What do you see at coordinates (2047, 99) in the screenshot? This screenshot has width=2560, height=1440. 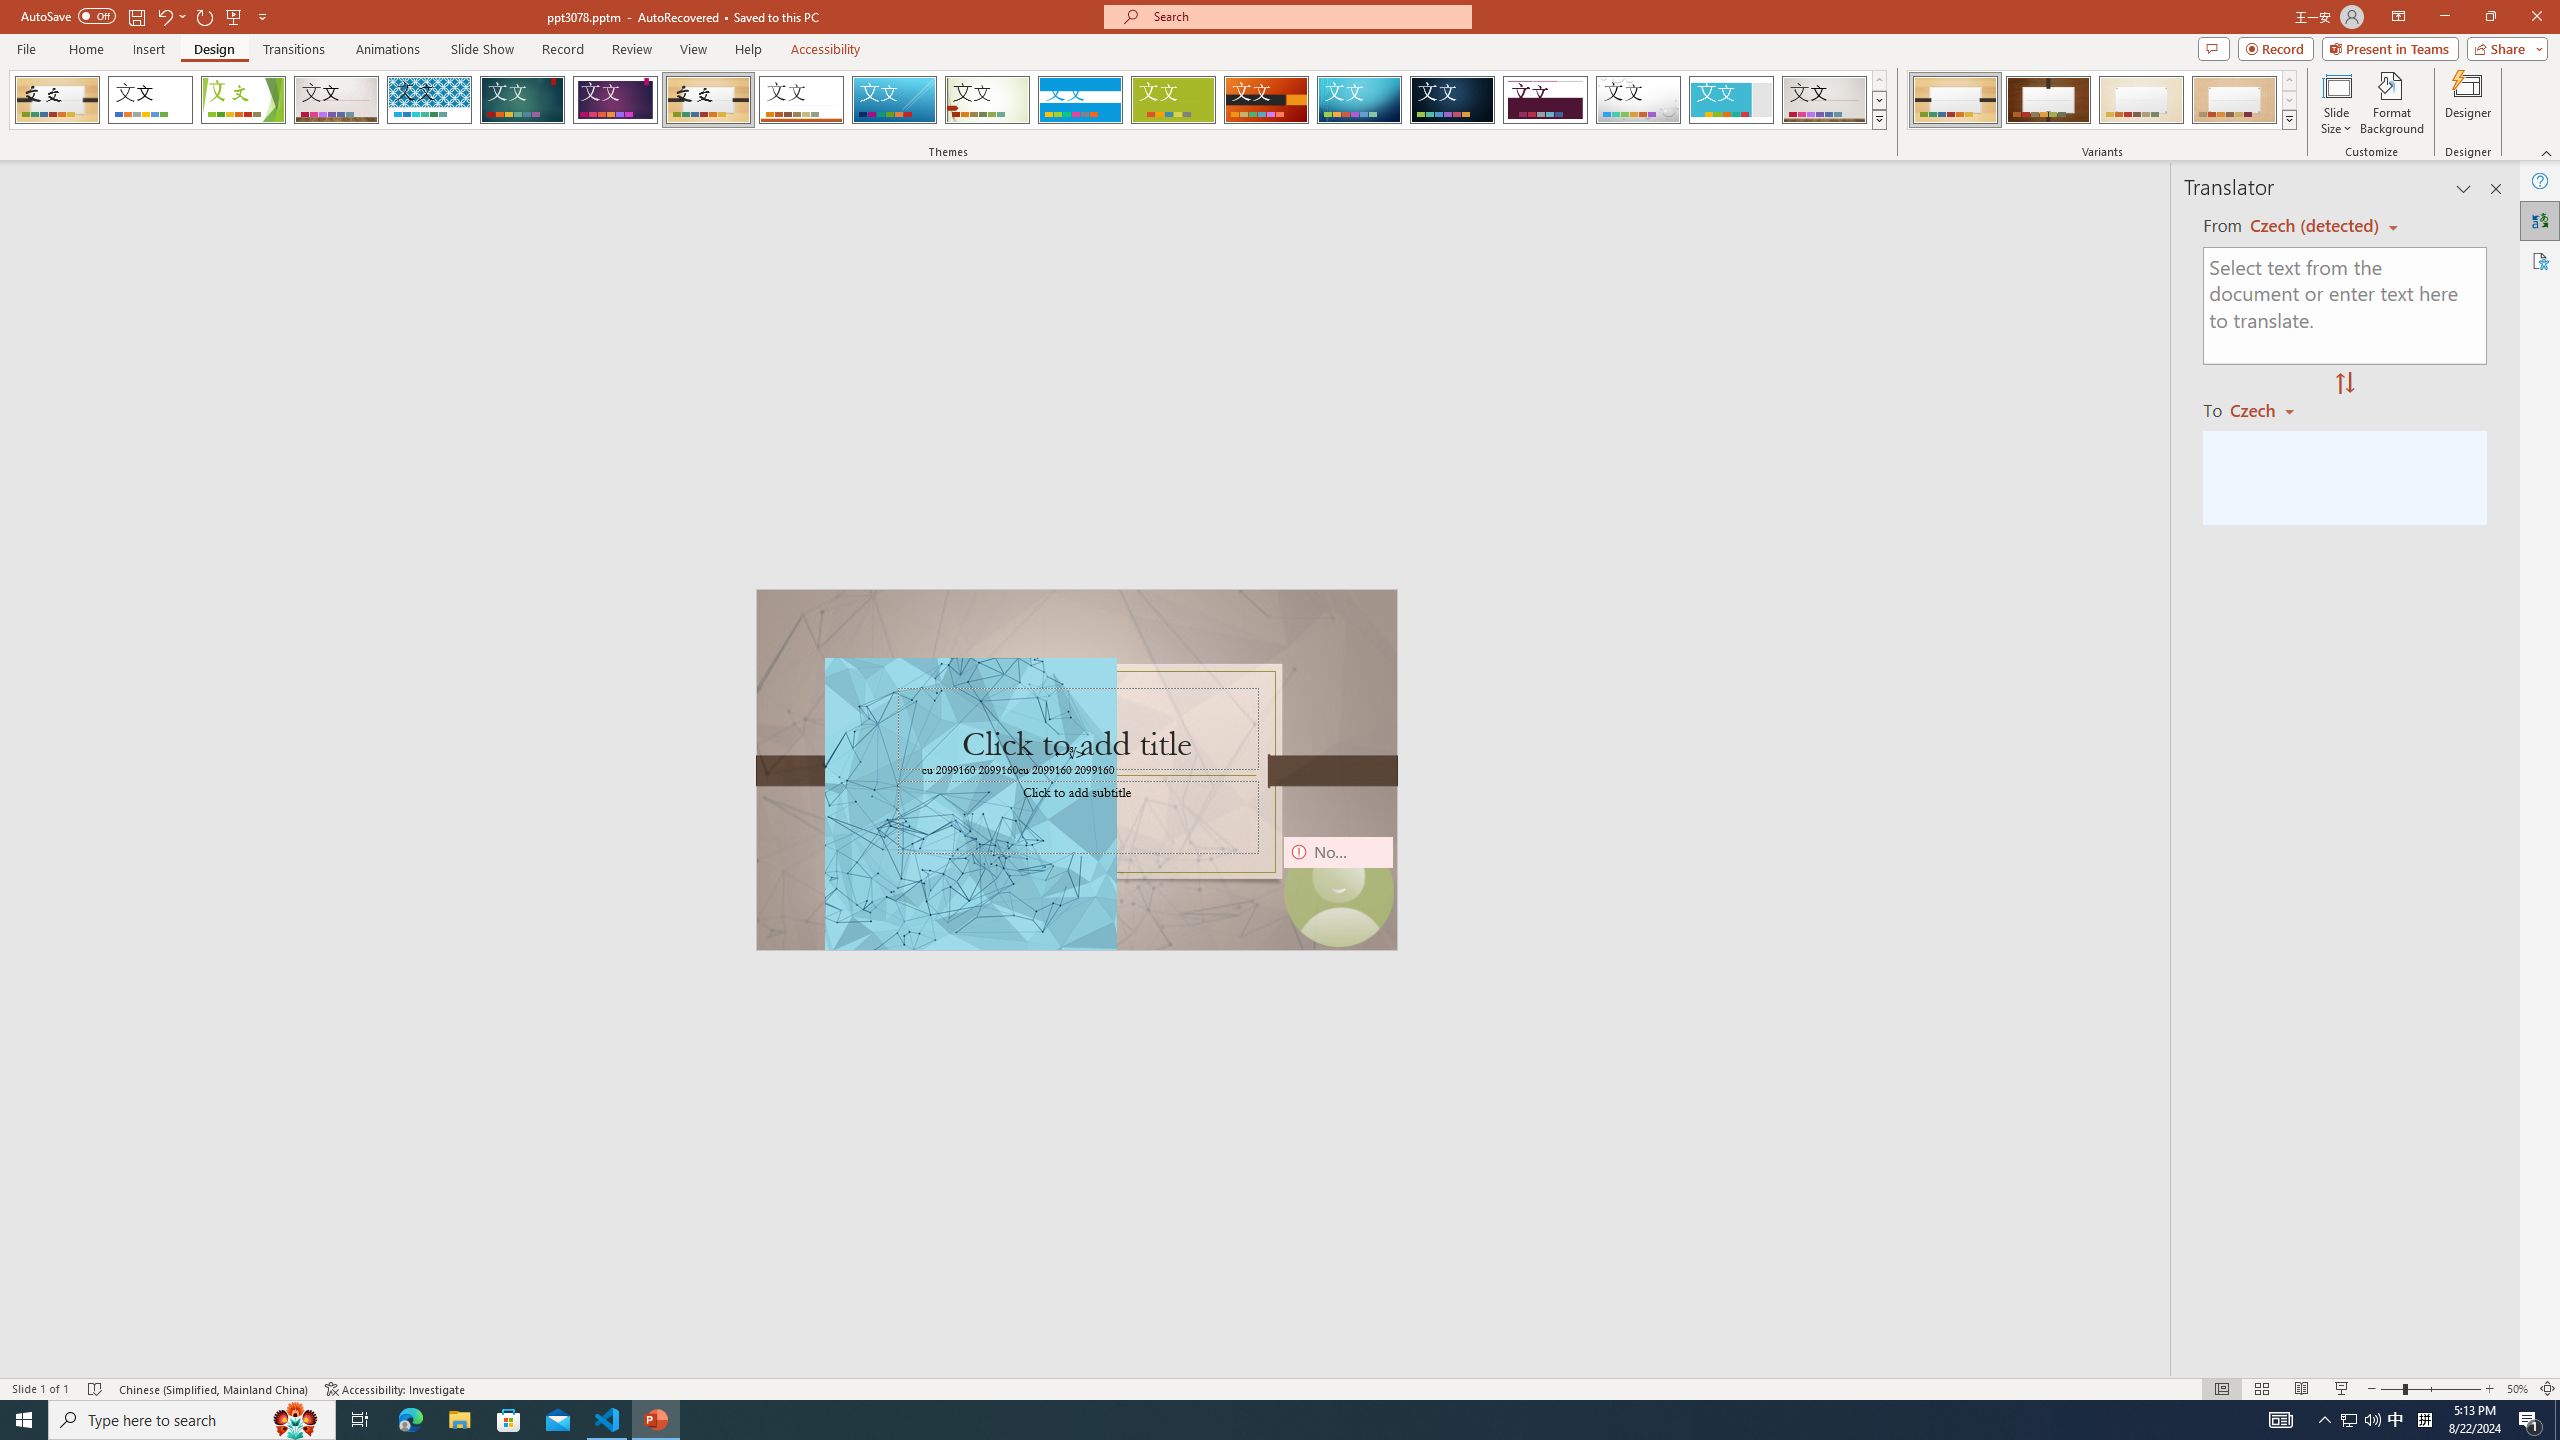 I see `'Organic Variant 2'` at bounding box center [2047, 99].